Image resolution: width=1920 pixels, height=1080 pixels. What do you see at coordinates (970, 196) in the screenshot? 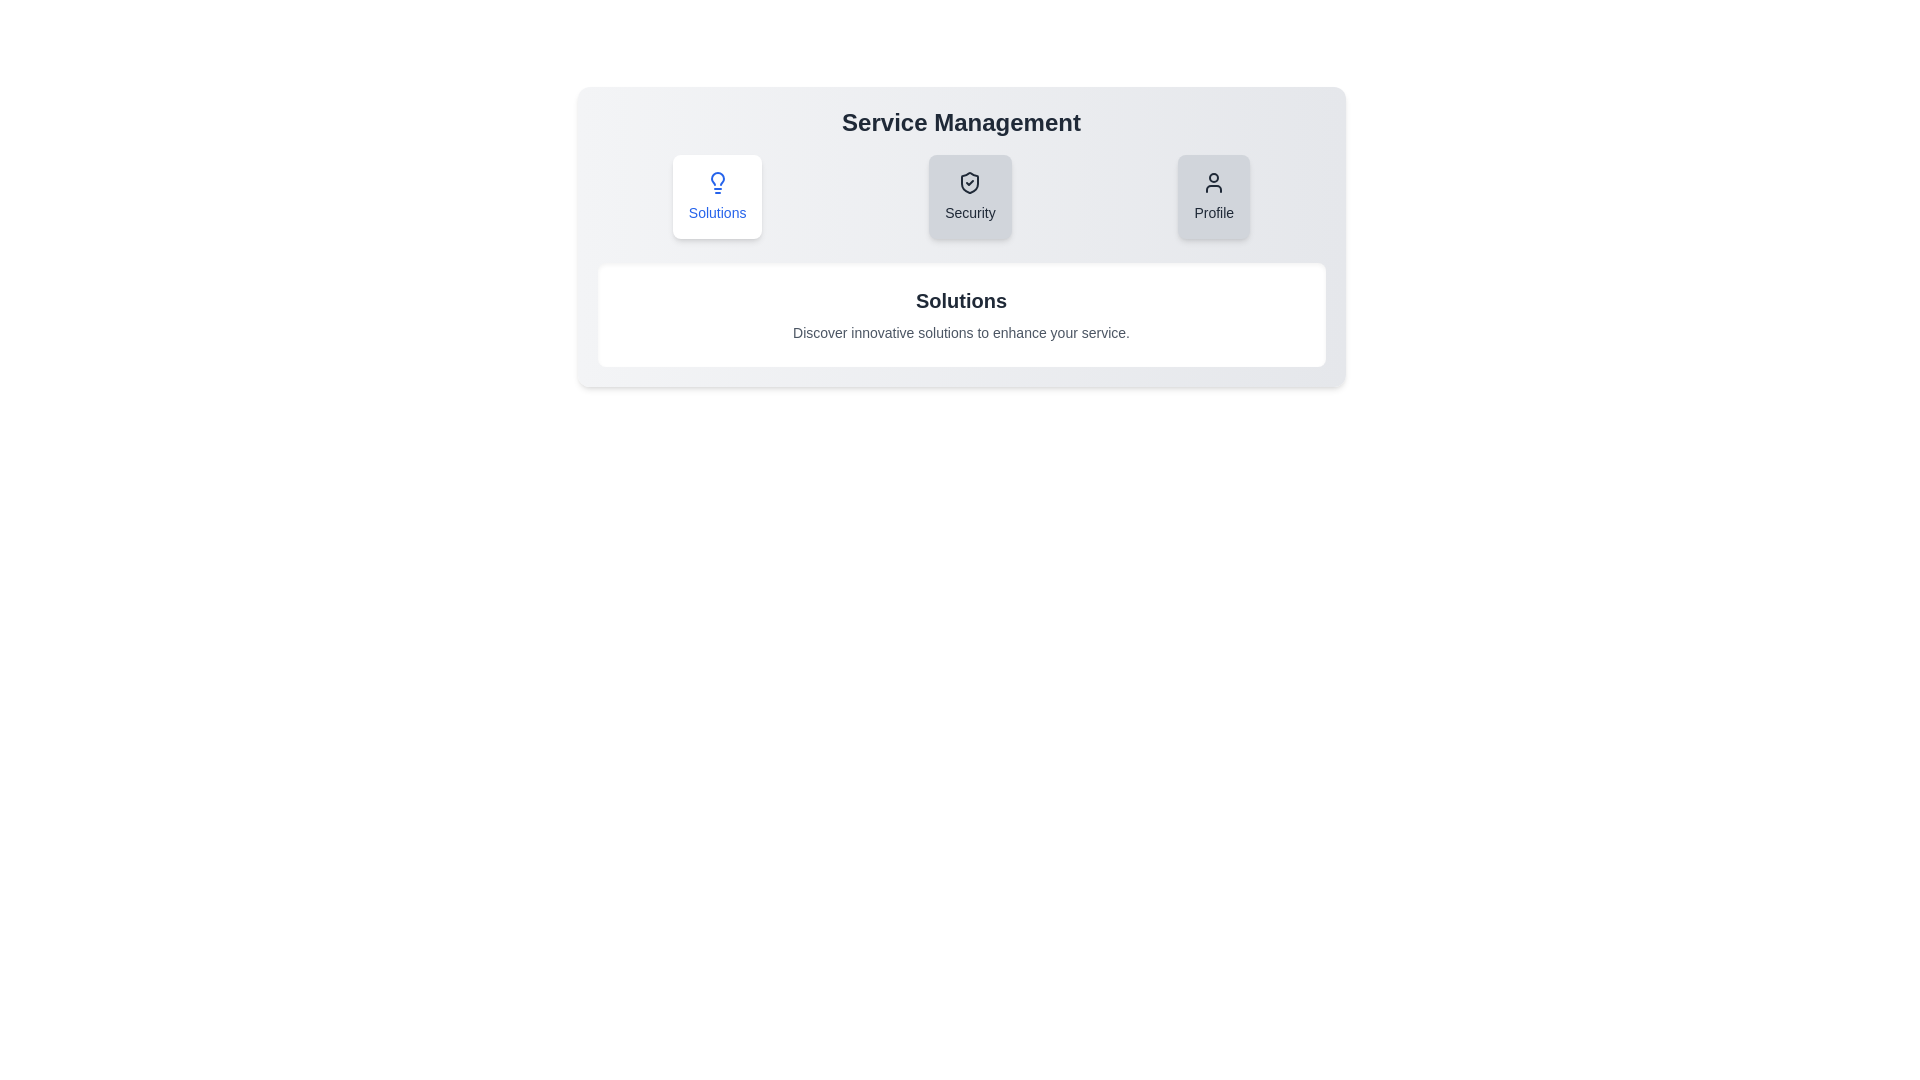
I see `the Security tab` at bounding box center [970, 196].